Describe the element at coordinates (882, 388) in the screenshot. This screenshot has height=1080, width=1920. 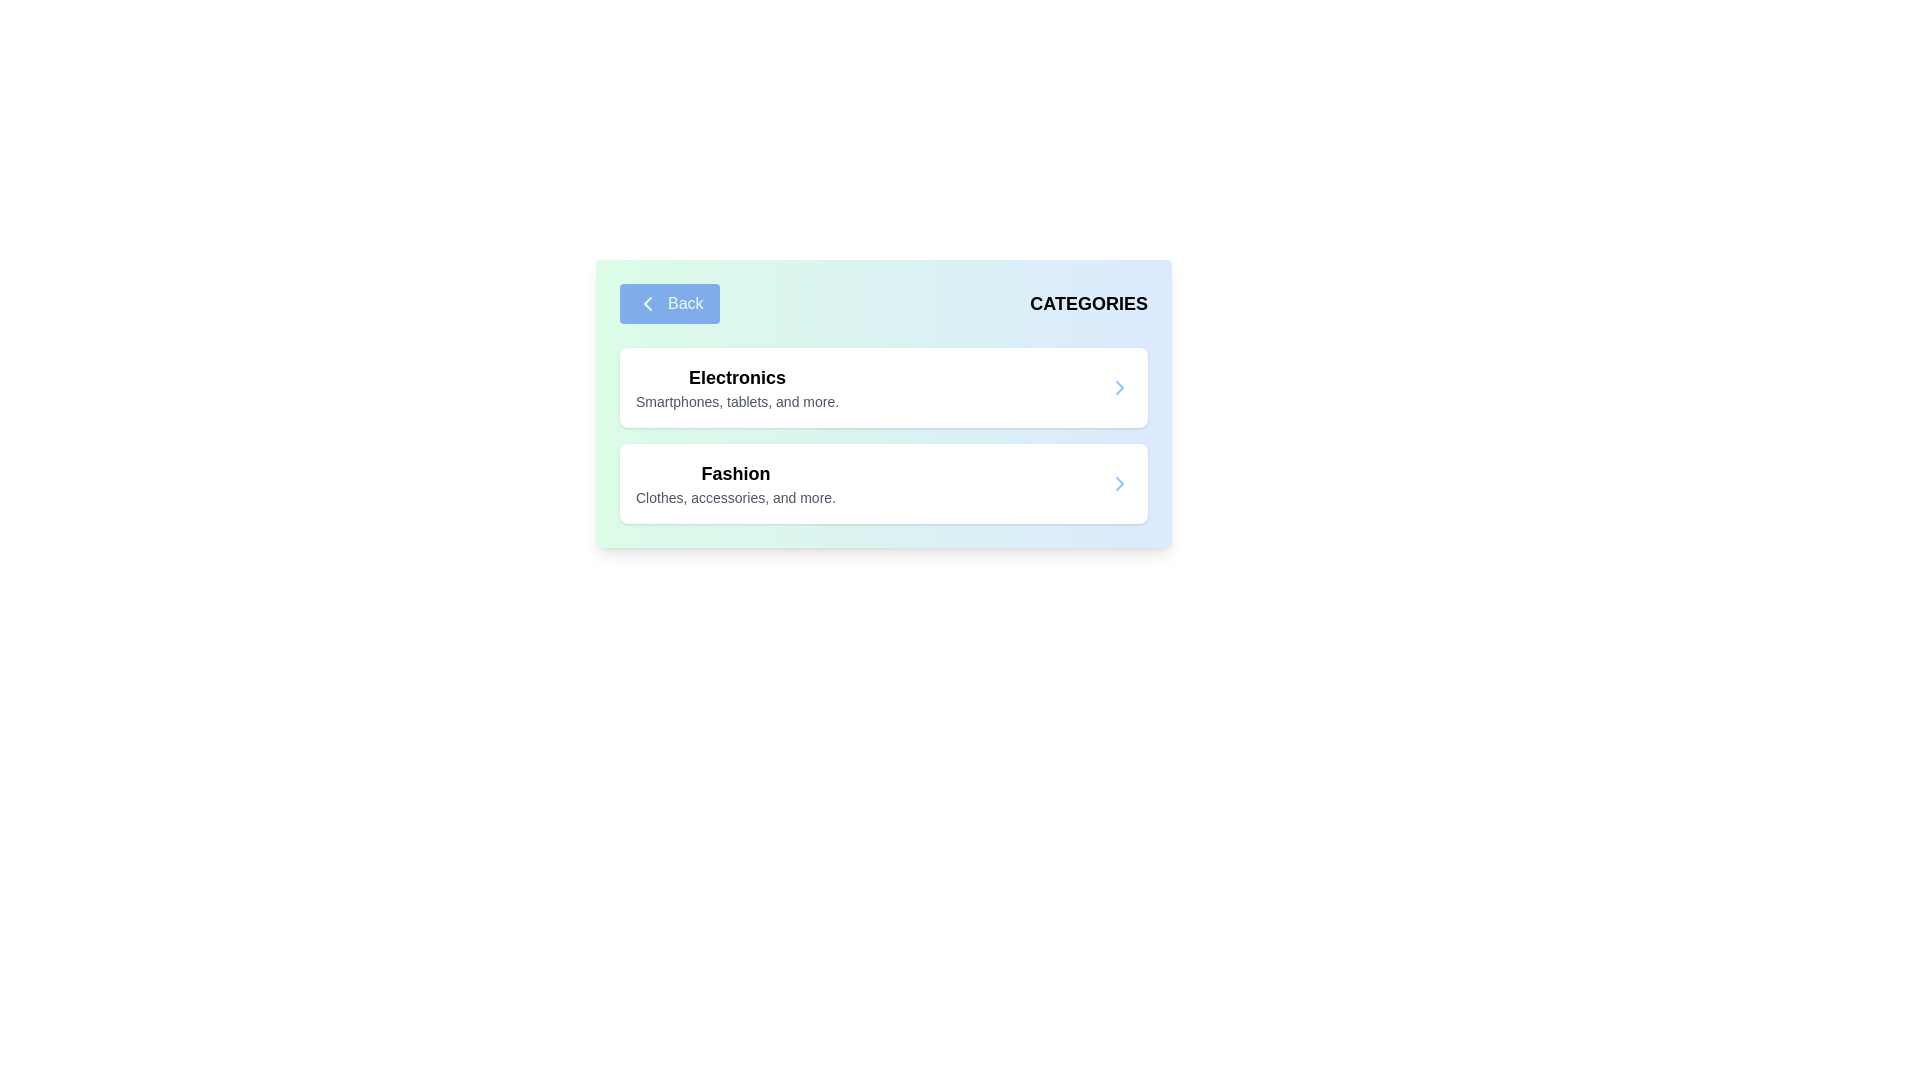
I see `the 'Electronics' category list item located at the top-center of the 'Categories' section` at that location.